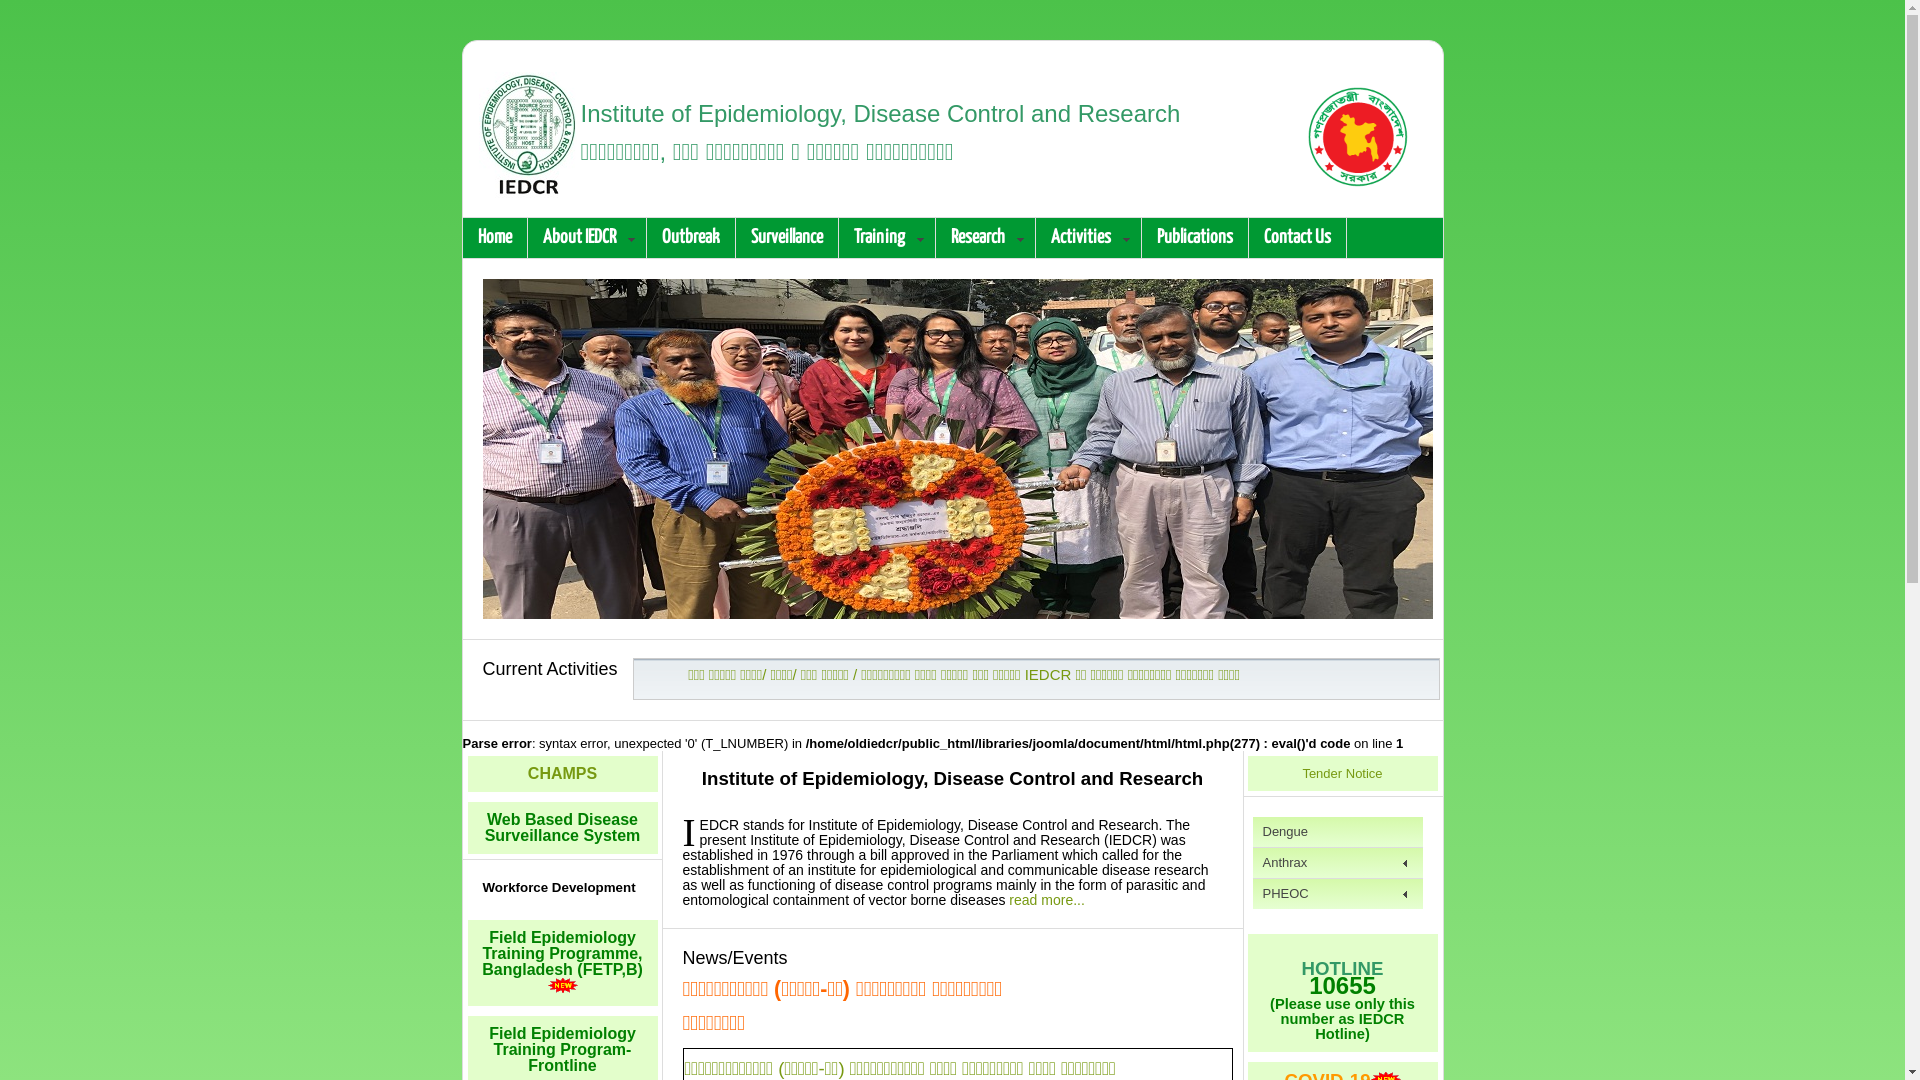 This screenshot has width=1920, height=1080. Describe the element at coordinates (561, 1048) in the screenshot. I see `'Field Epidemiology Training Program-Frontline'` at that location.